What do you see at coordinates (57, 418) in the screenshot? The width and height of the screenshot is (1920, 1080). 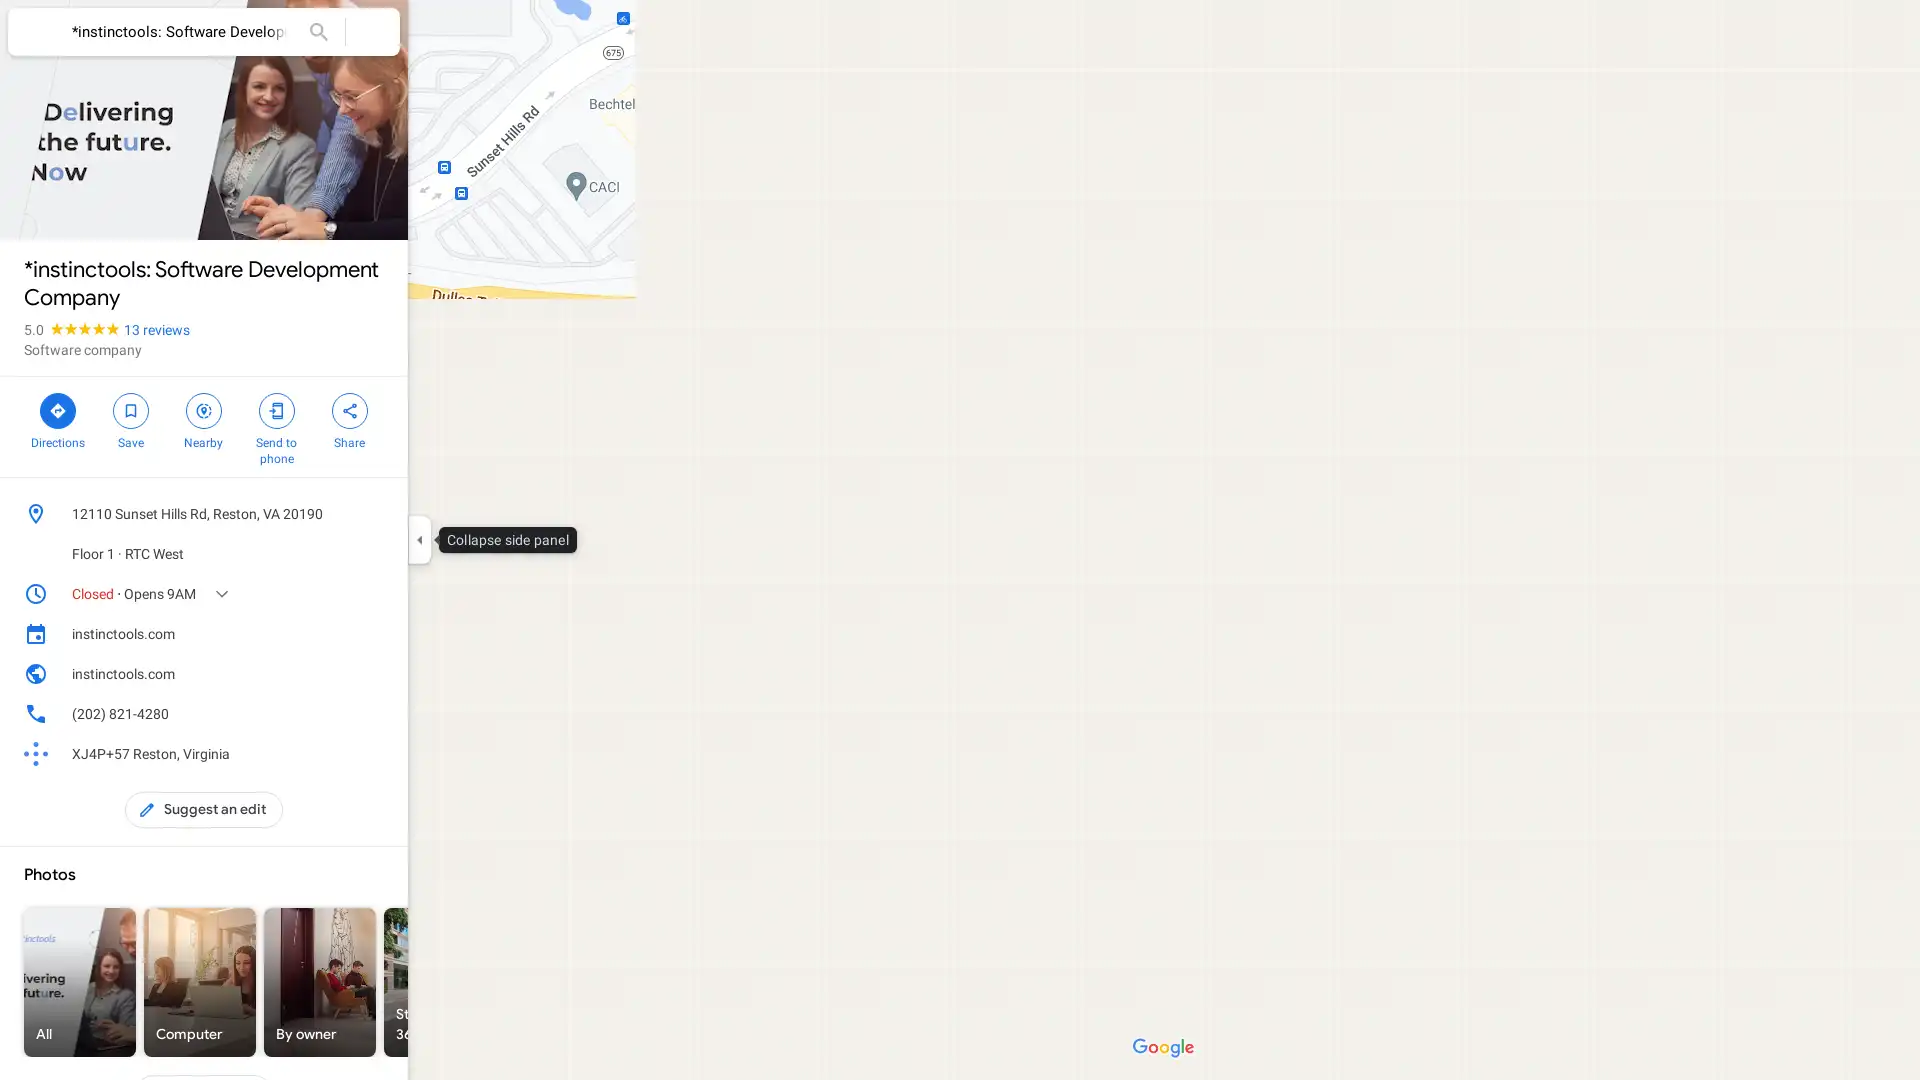 I see `Directions to *instinctools: Software Development Company` at bounding box center [57, 418].